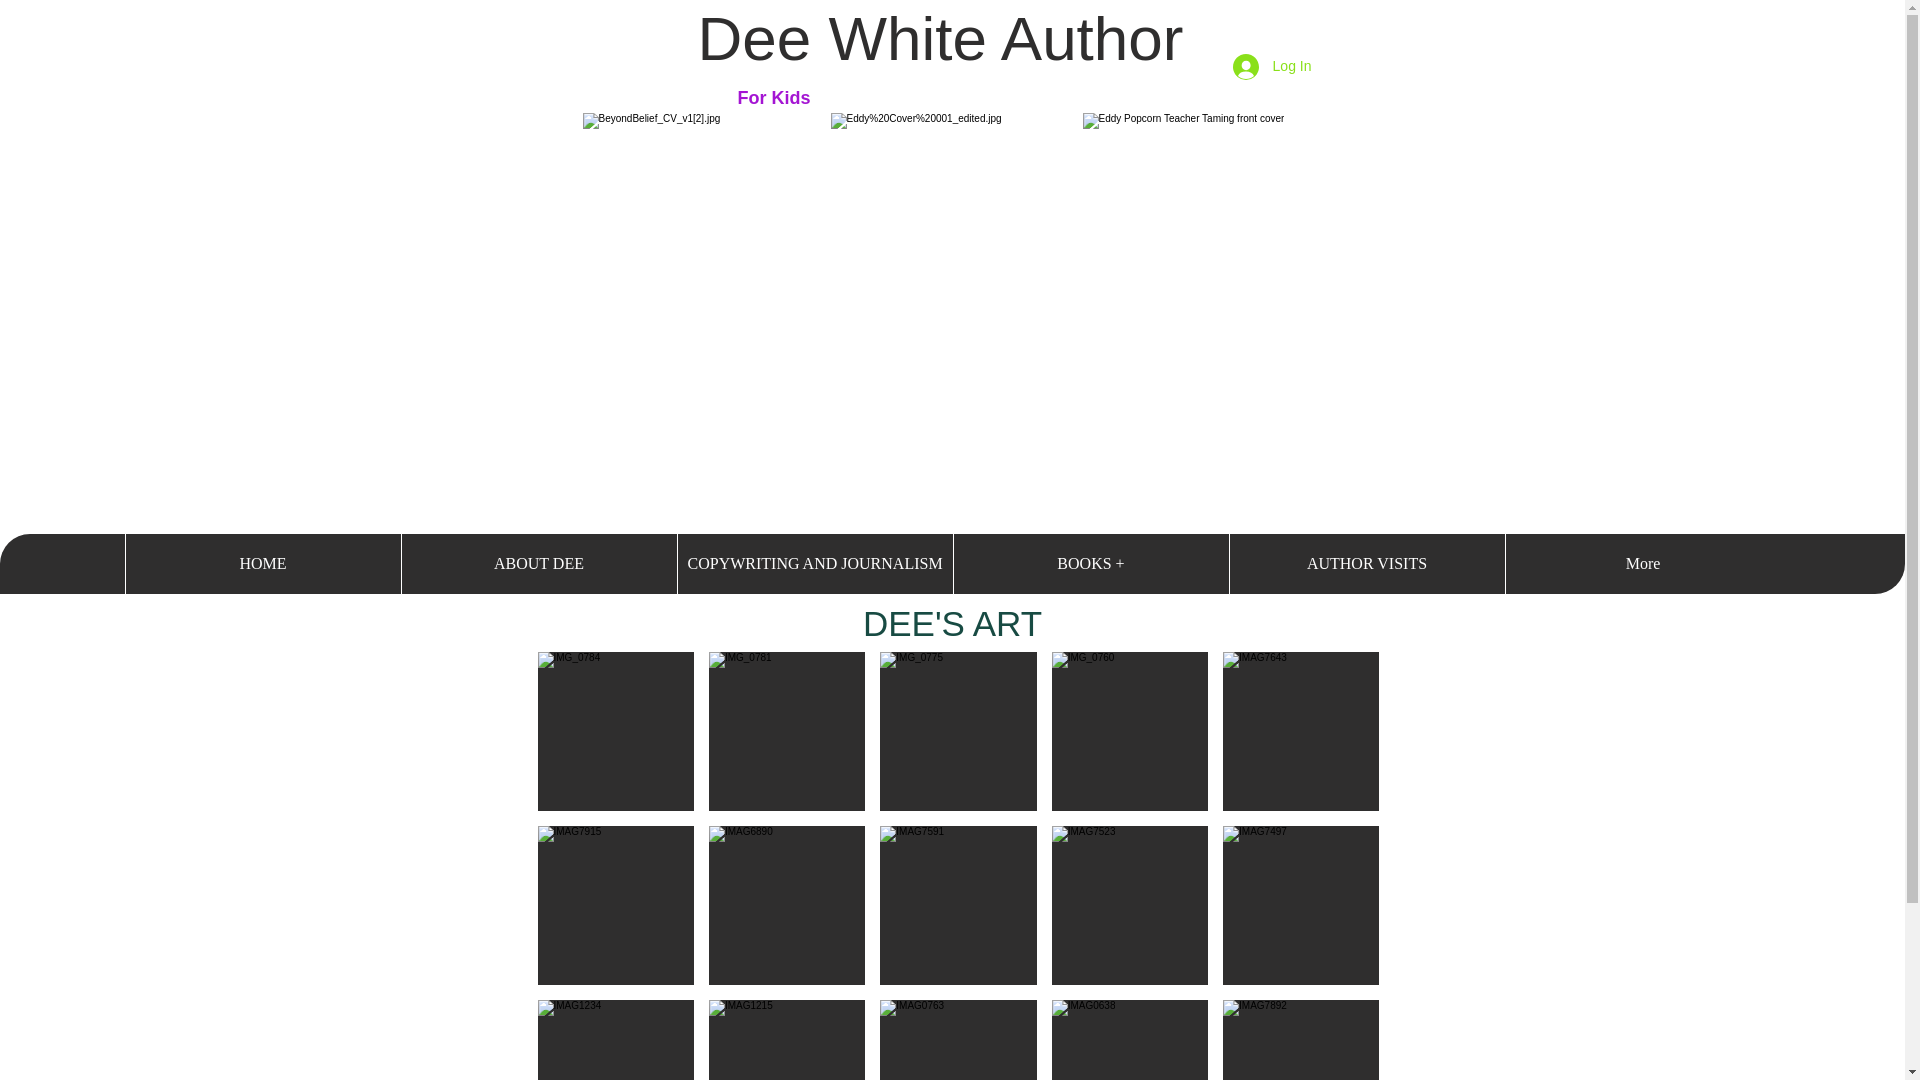 The height and width of the screenshot is (1080, 1920). Describe the element at coordinates (814, 563) in the screenshot. I see `'COPYWRITING AND JOURNALISM'` at that location.